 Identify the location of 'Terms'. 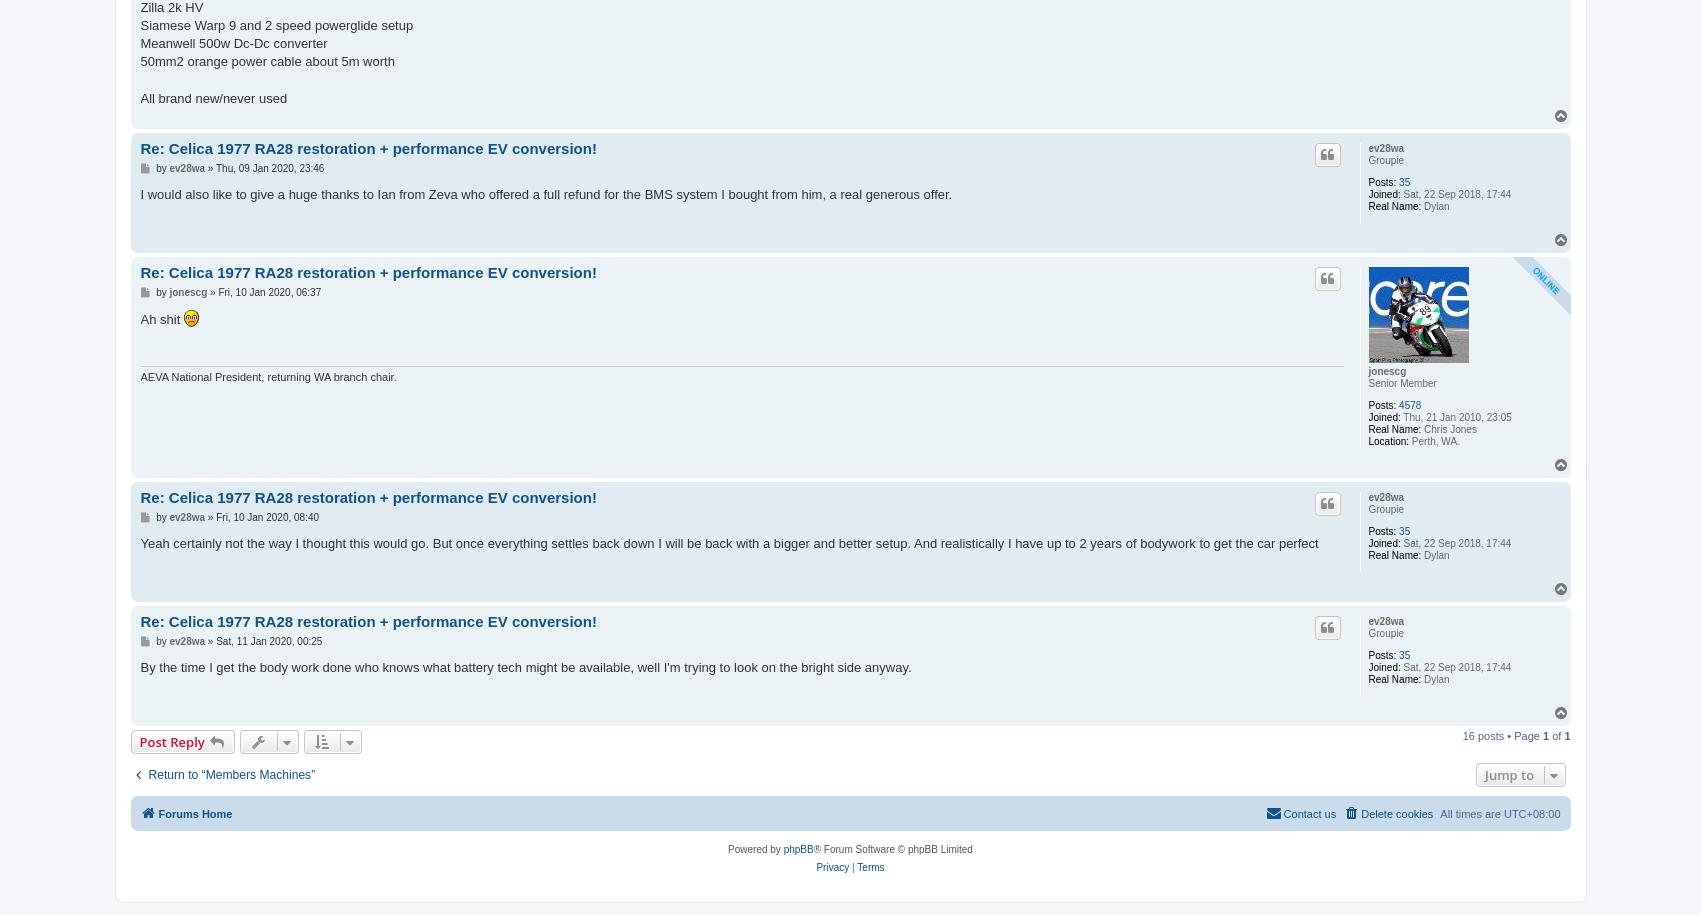
(869, 866).